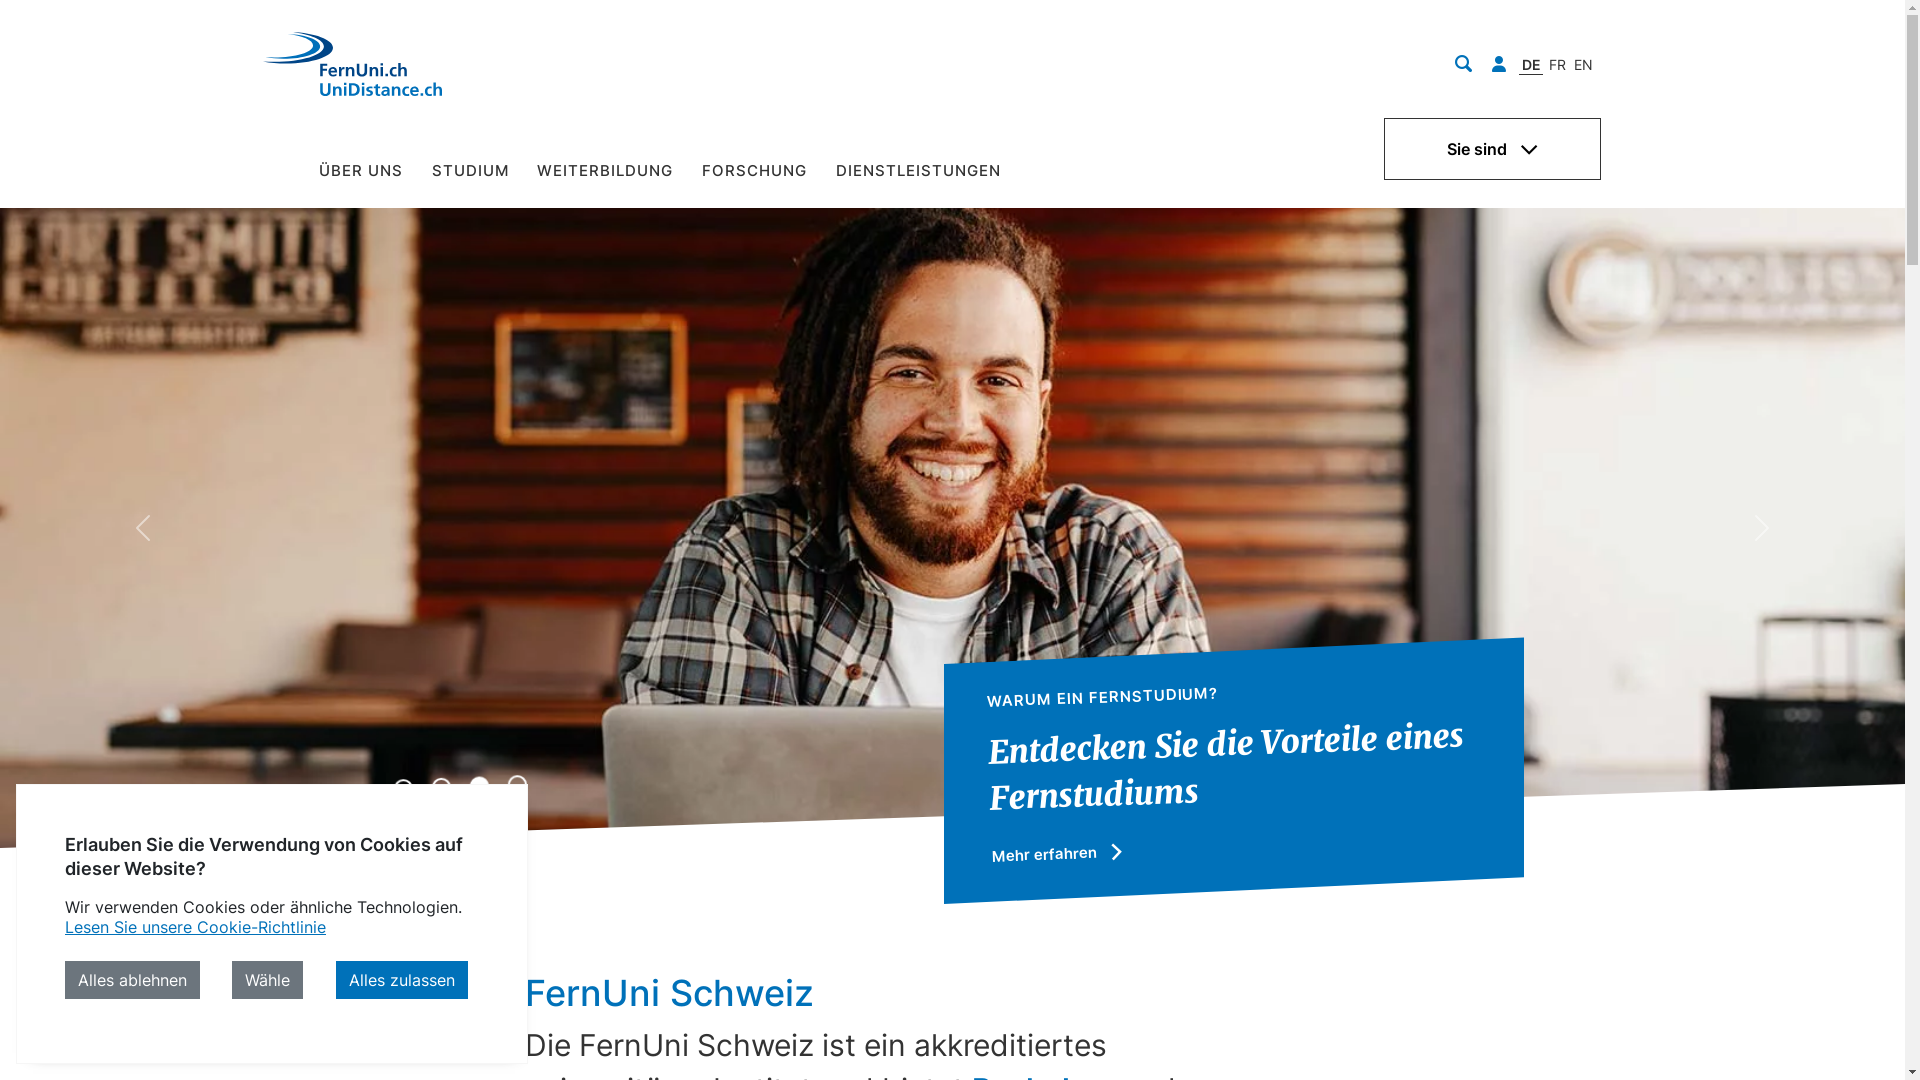 The width and height of the screenshot is (1920, 1080). What do you see at coordinates (1492, 148) in the screenshot?
I see `'Sie sind'` at bounding box center [1492, 148].